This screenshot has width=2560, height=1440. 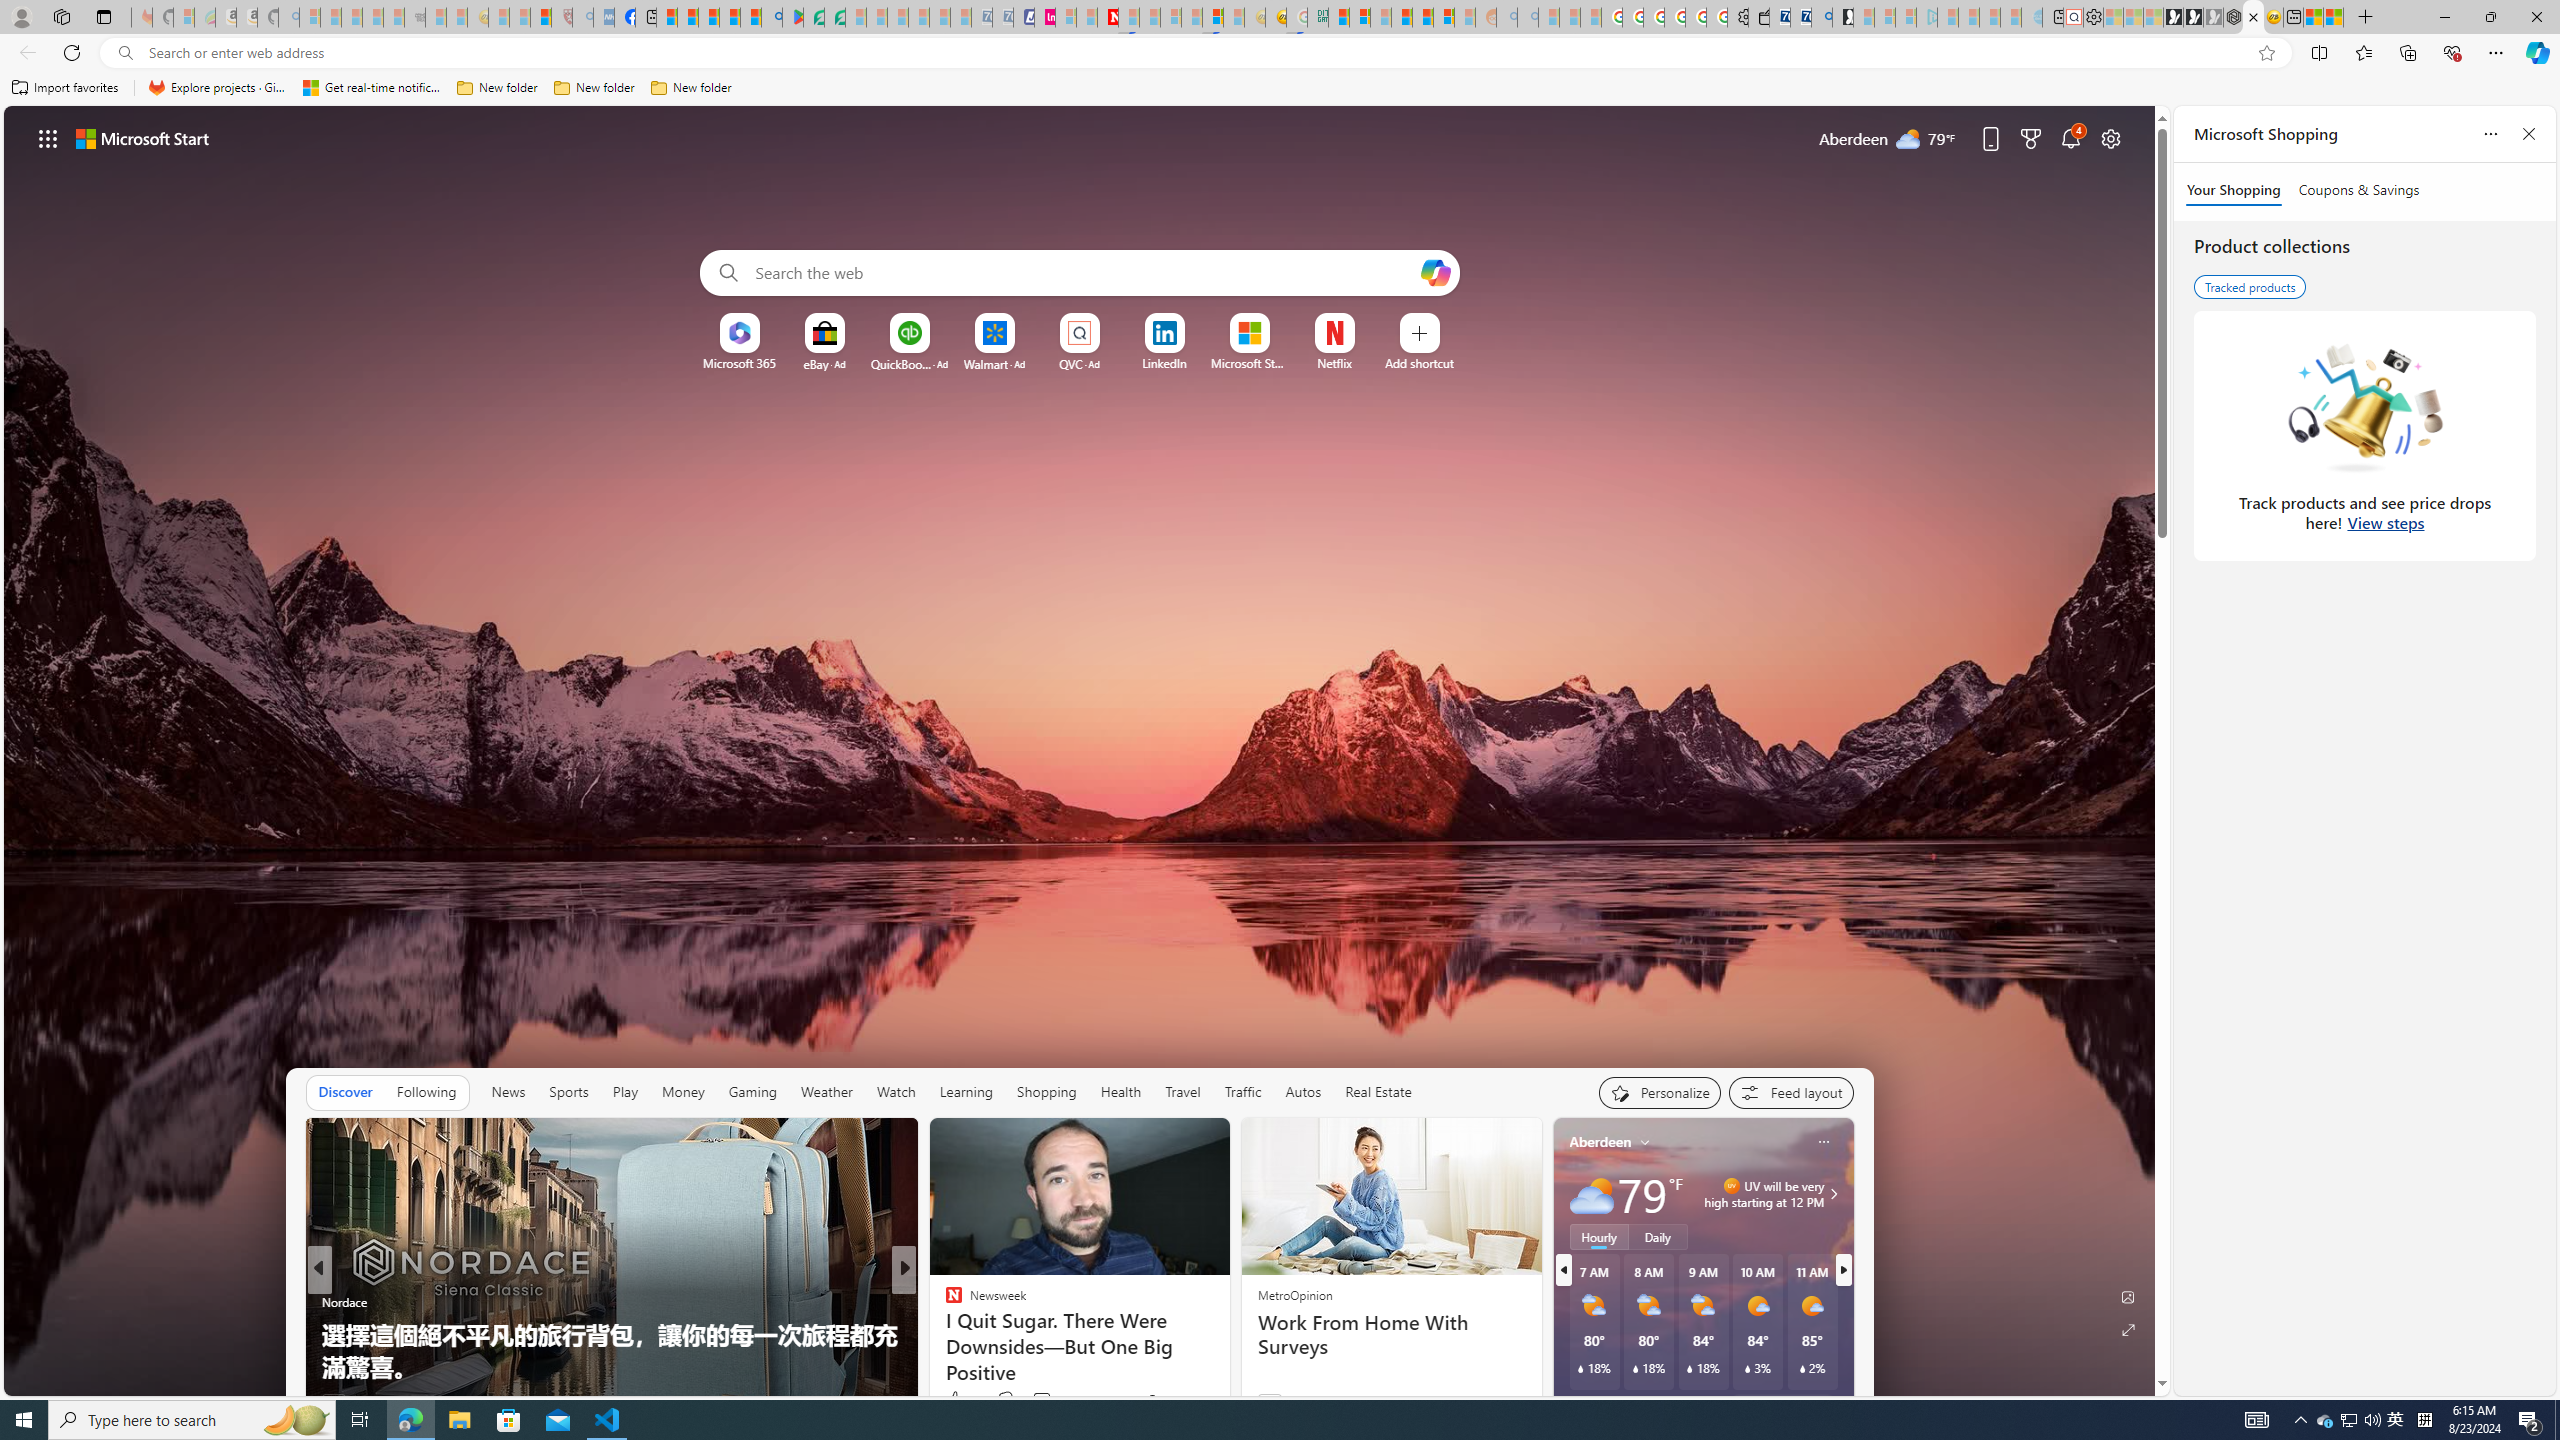 I want to click on 'Body Network', so click(x=945, y=1333).